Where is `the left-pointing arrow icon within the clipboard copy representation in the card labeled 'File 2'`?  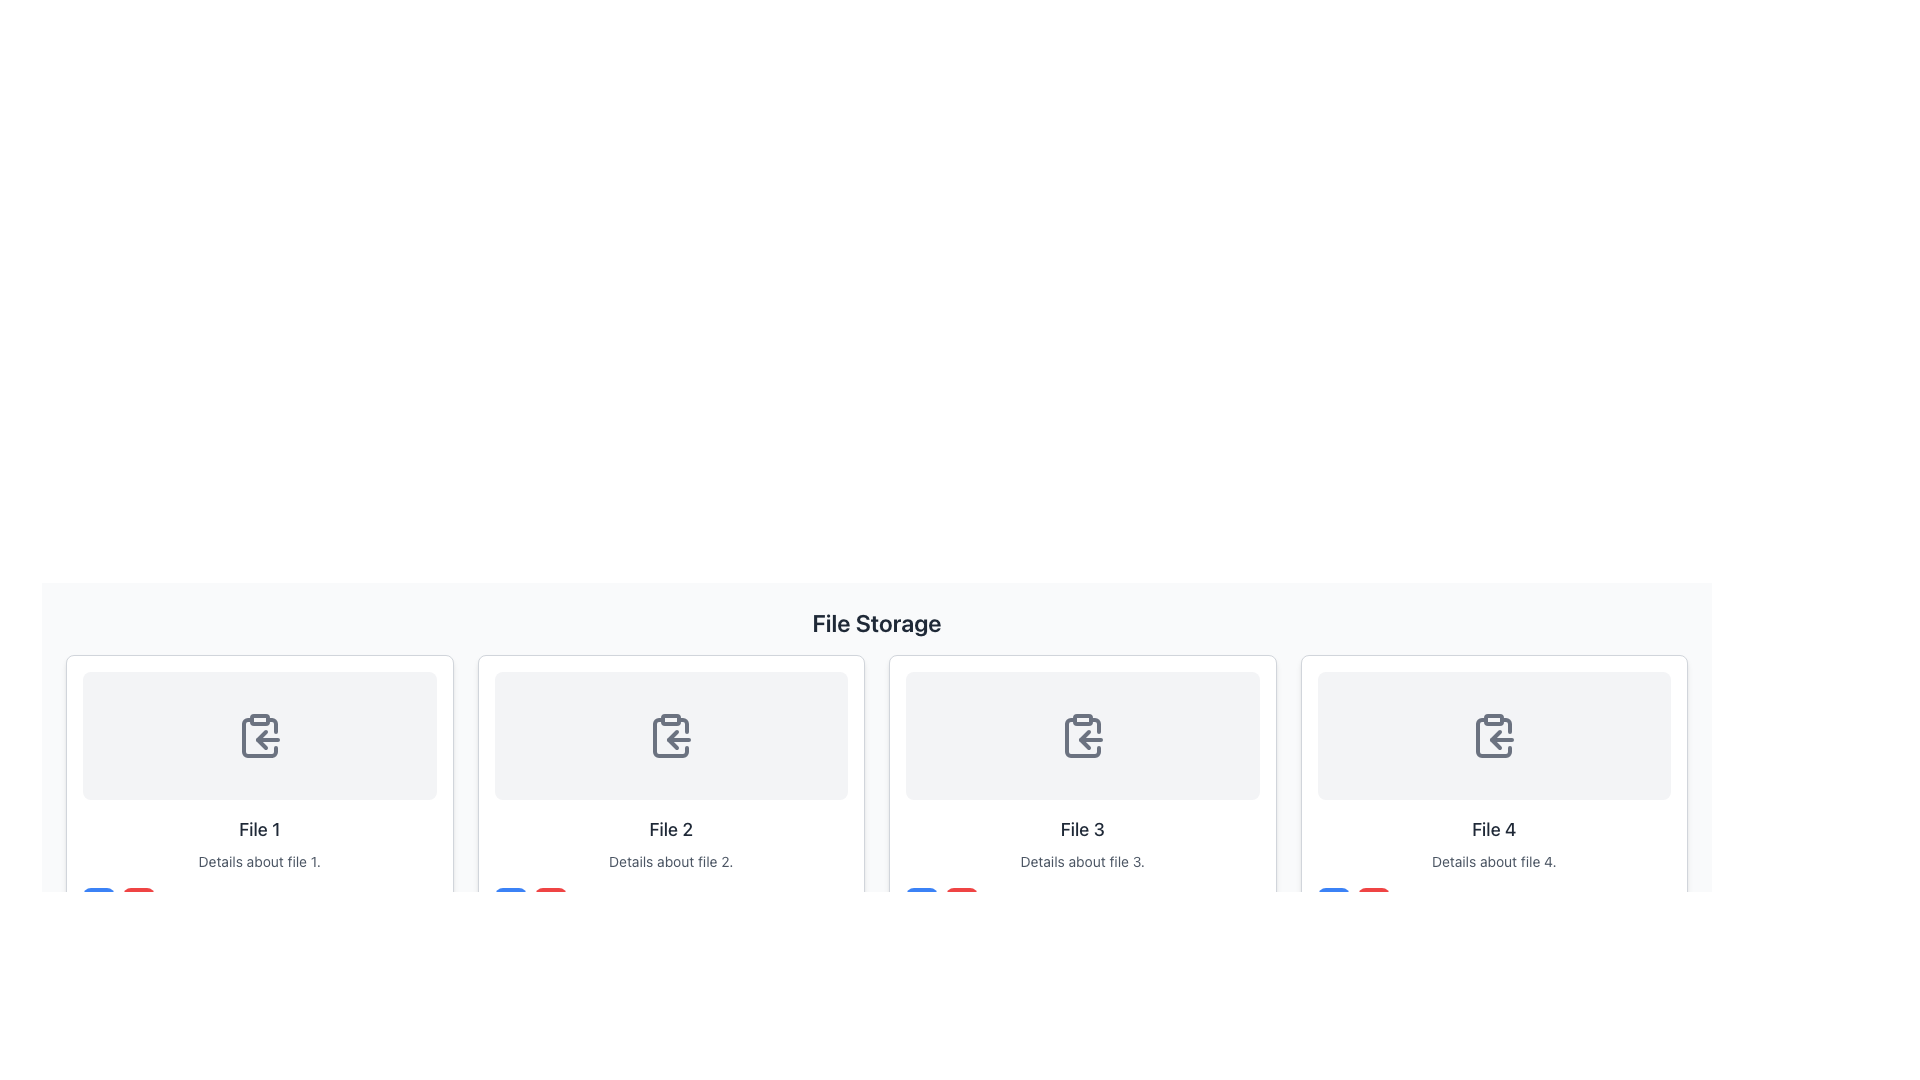 the left-pointing arrow icon within the clipboard copy representation in the card labeled 'File 2' is located at coordinates (673, 740).